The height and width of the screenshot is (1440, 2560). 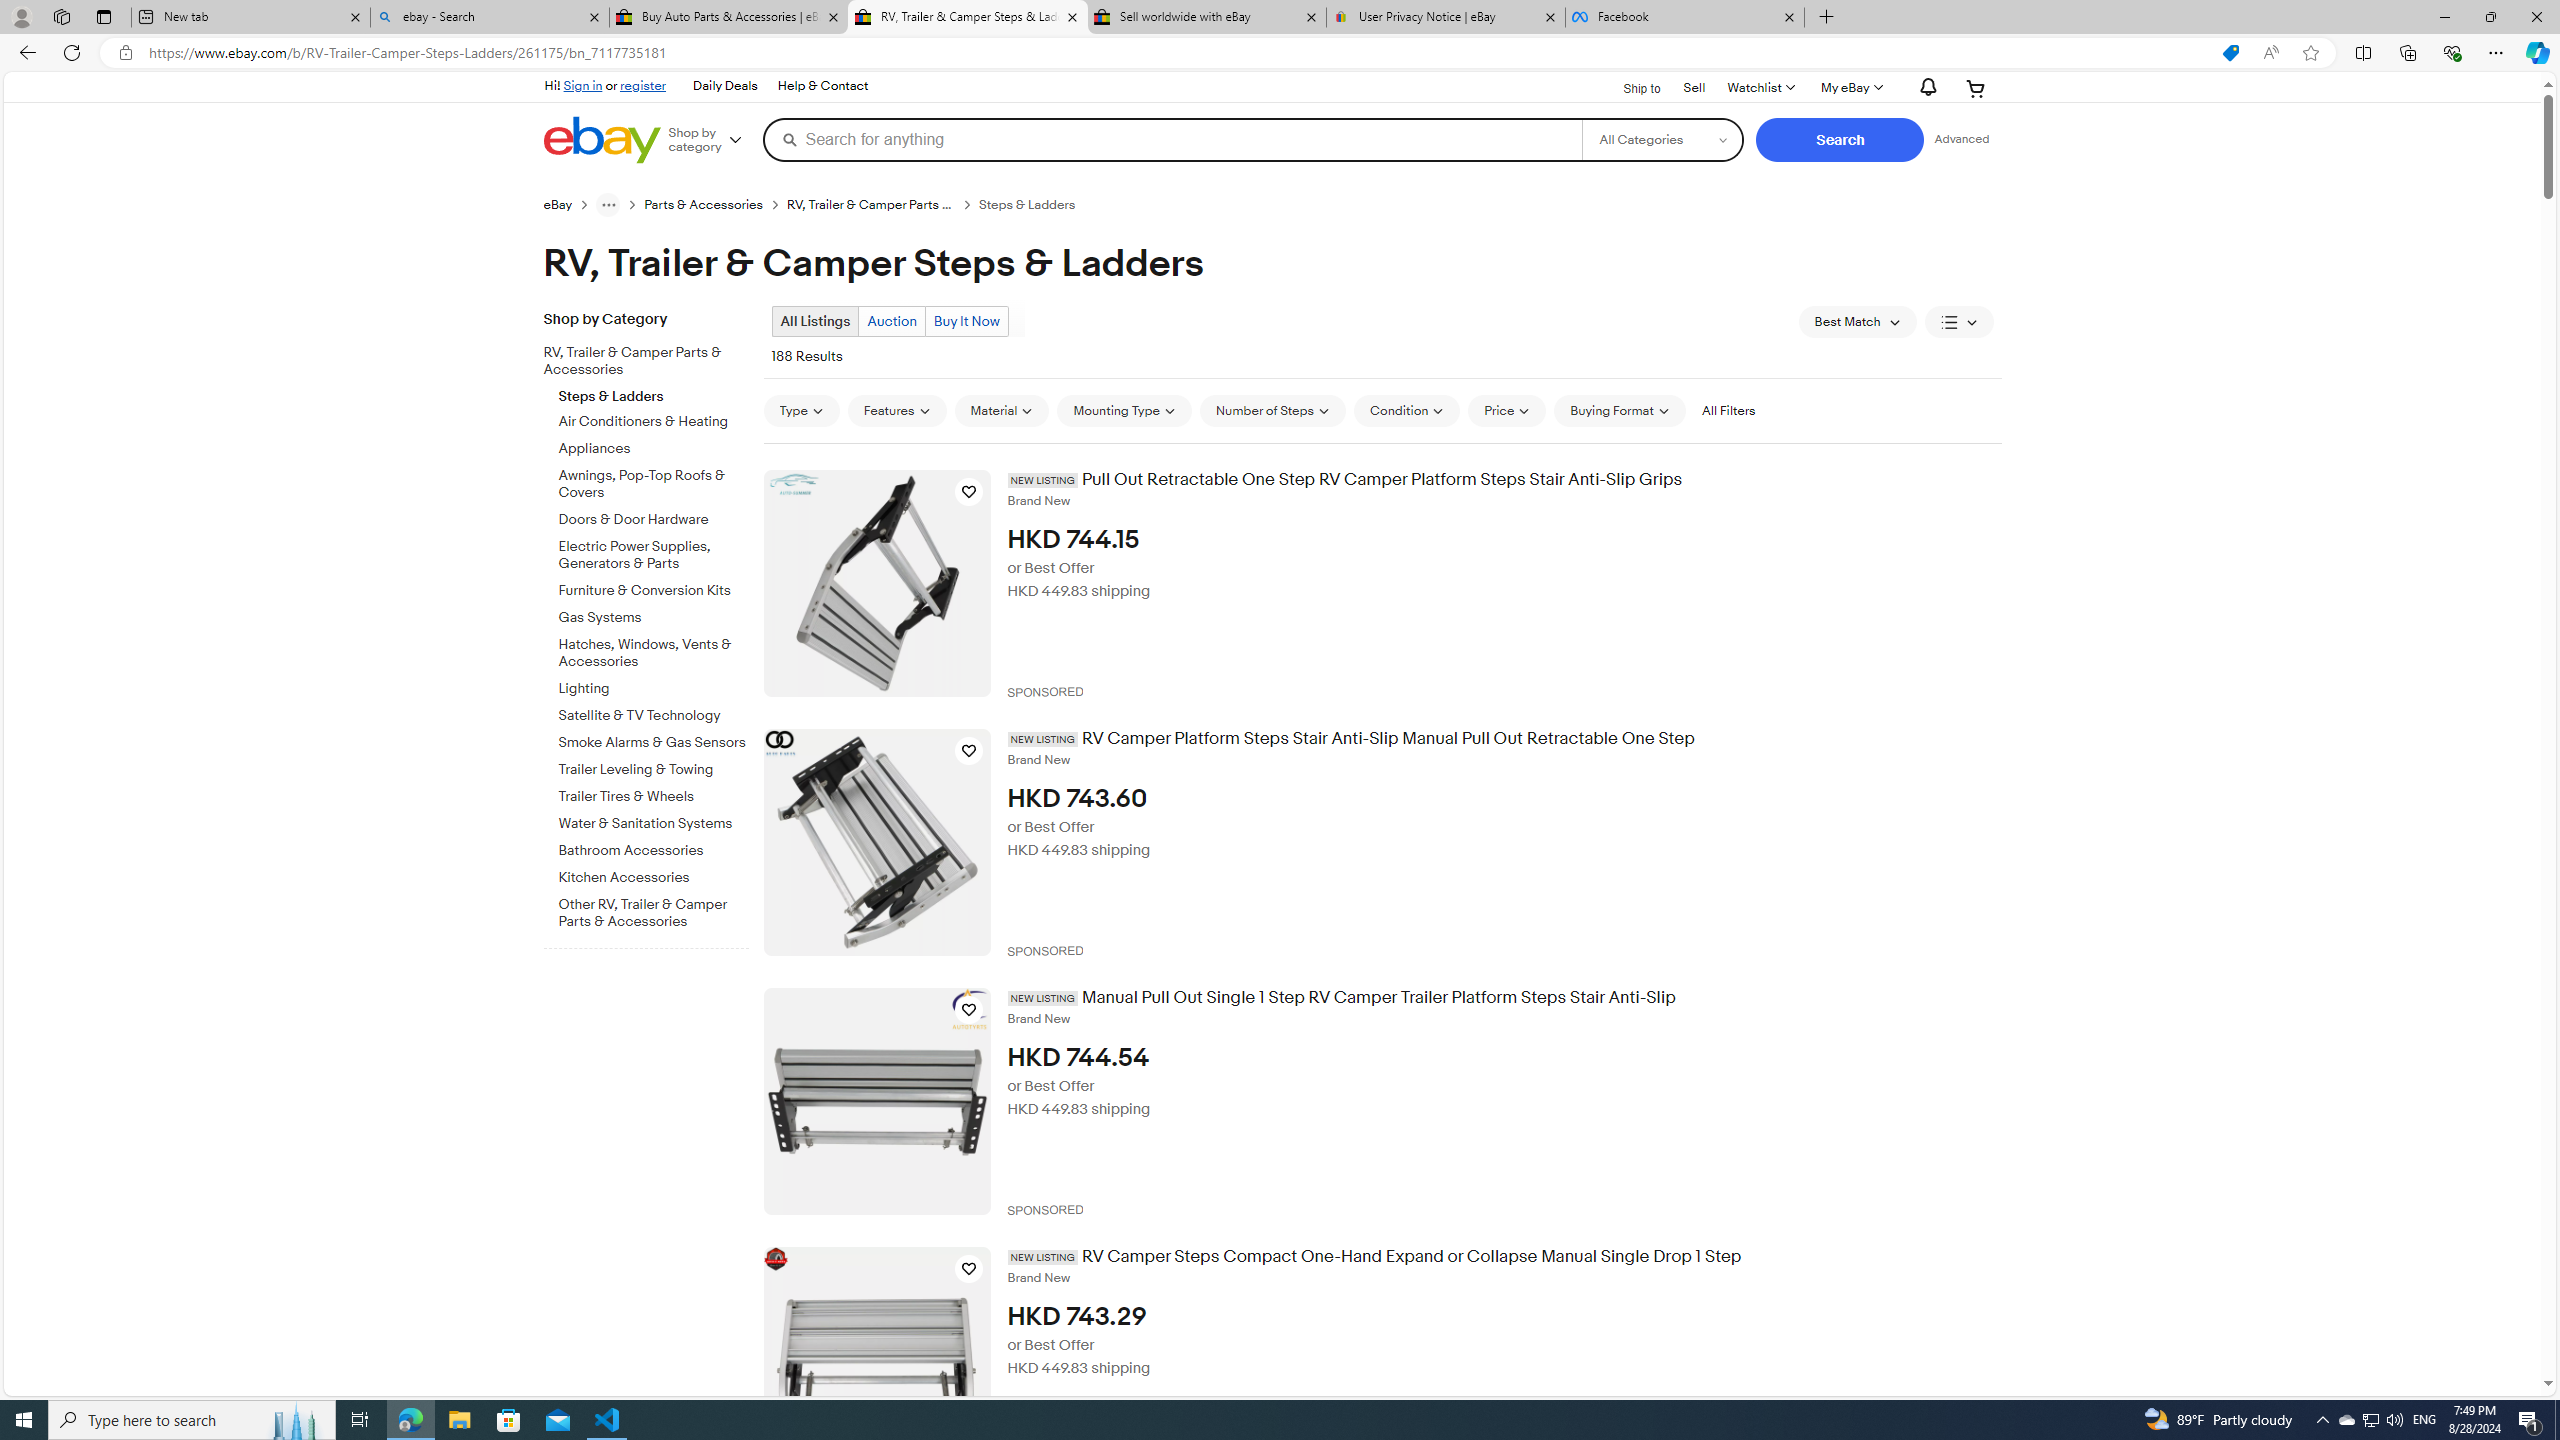 What do you see at coordinates (653, 819) in the screenshot?
I see `'Water & Sanitation Systems'` at bounding box center [653, 819].